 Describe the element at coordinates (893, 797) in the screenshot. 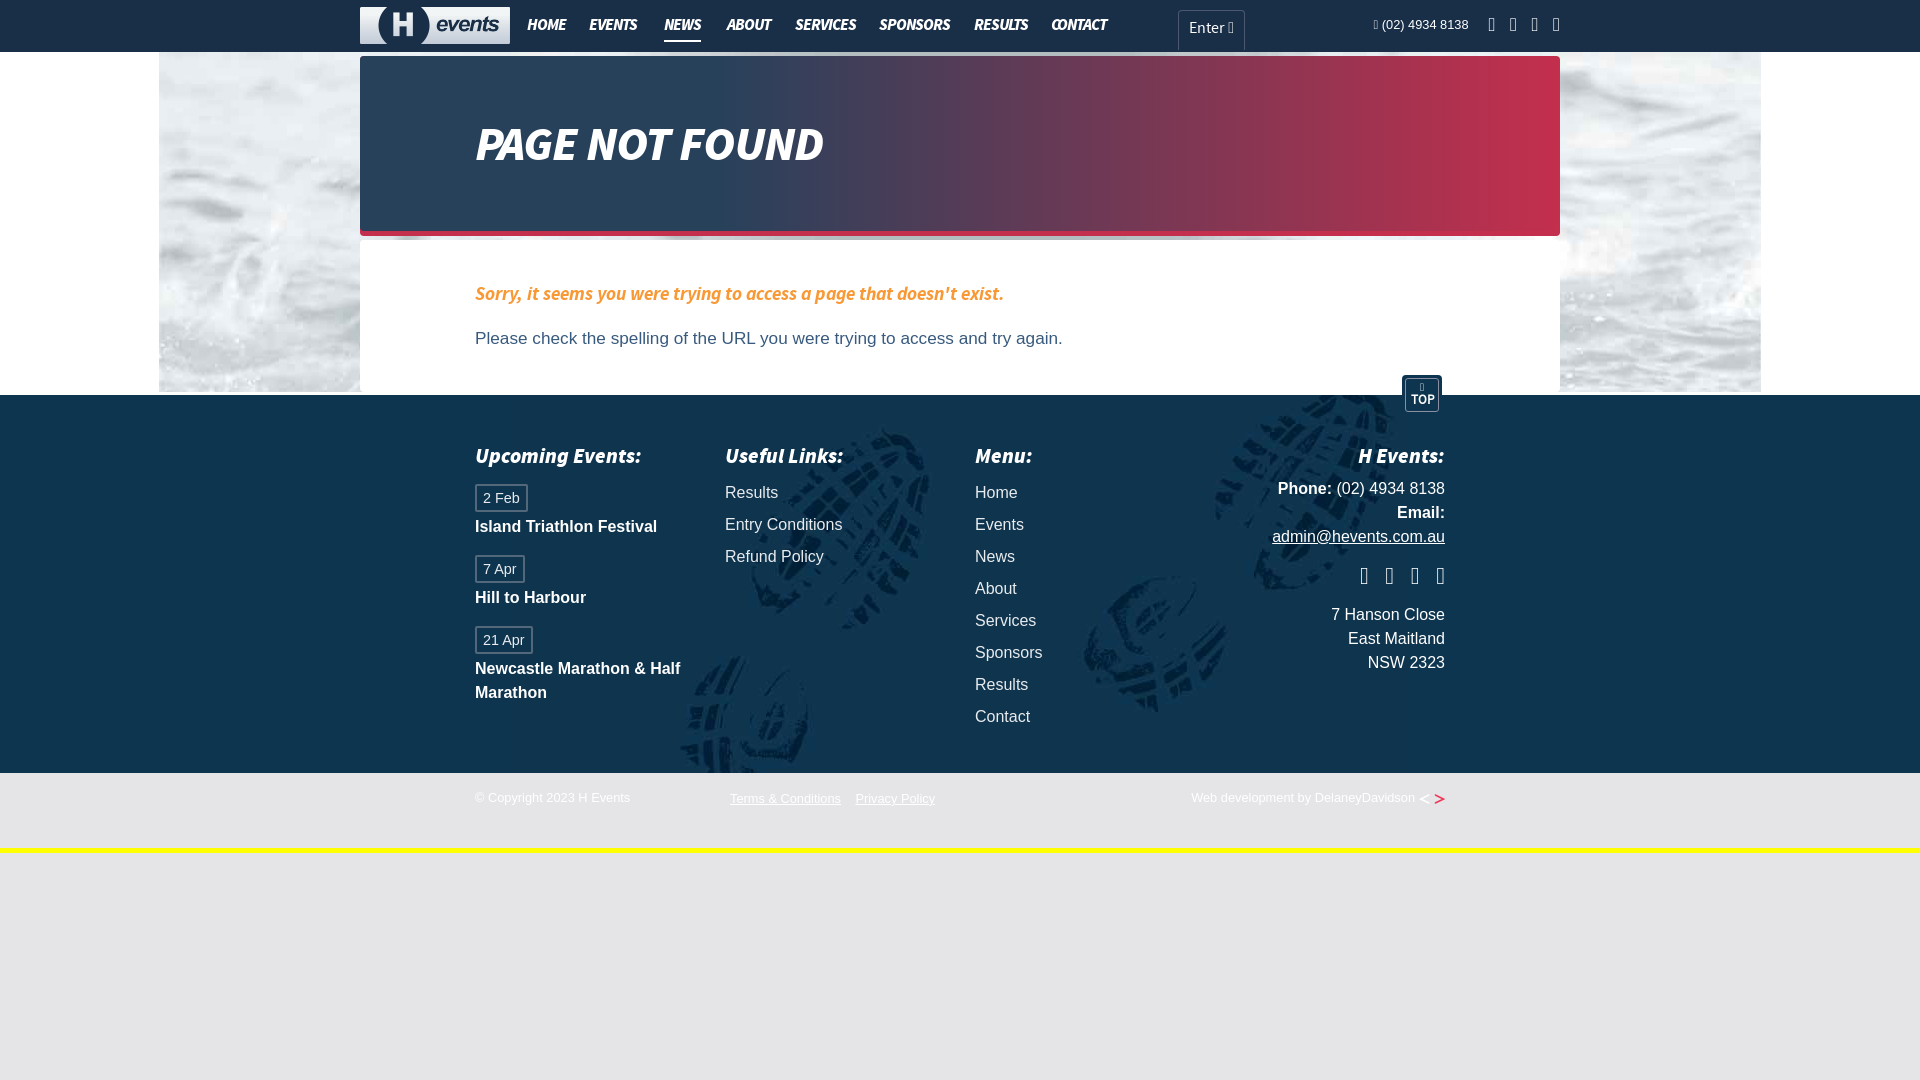

I see `'Privacy Policy'` at that location.